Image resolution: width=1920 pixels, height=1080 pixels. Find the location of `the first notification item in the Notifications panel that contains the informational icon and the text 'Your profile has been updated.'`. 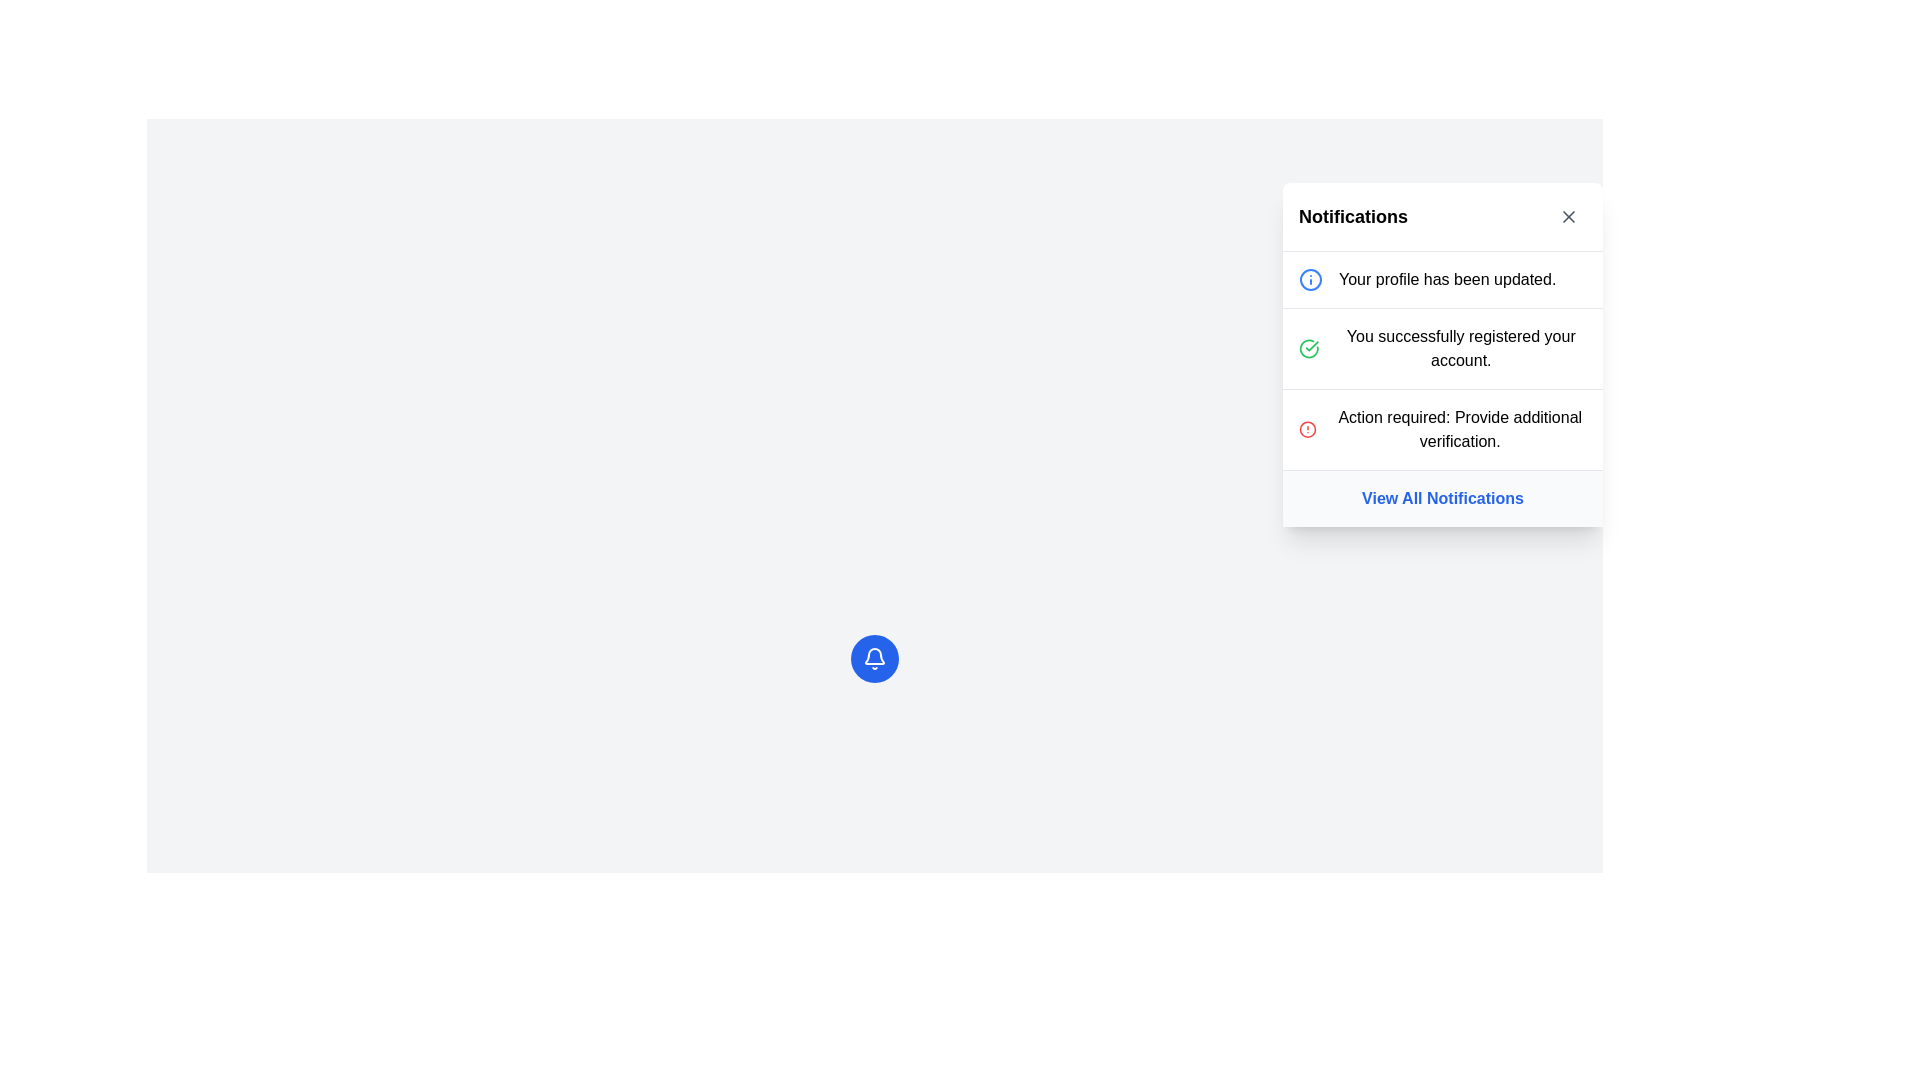

the first notification item in the Notifications panel that contains the informational icon and the text 'Your profile has been updated.' is located at coordinates (1443, 280).